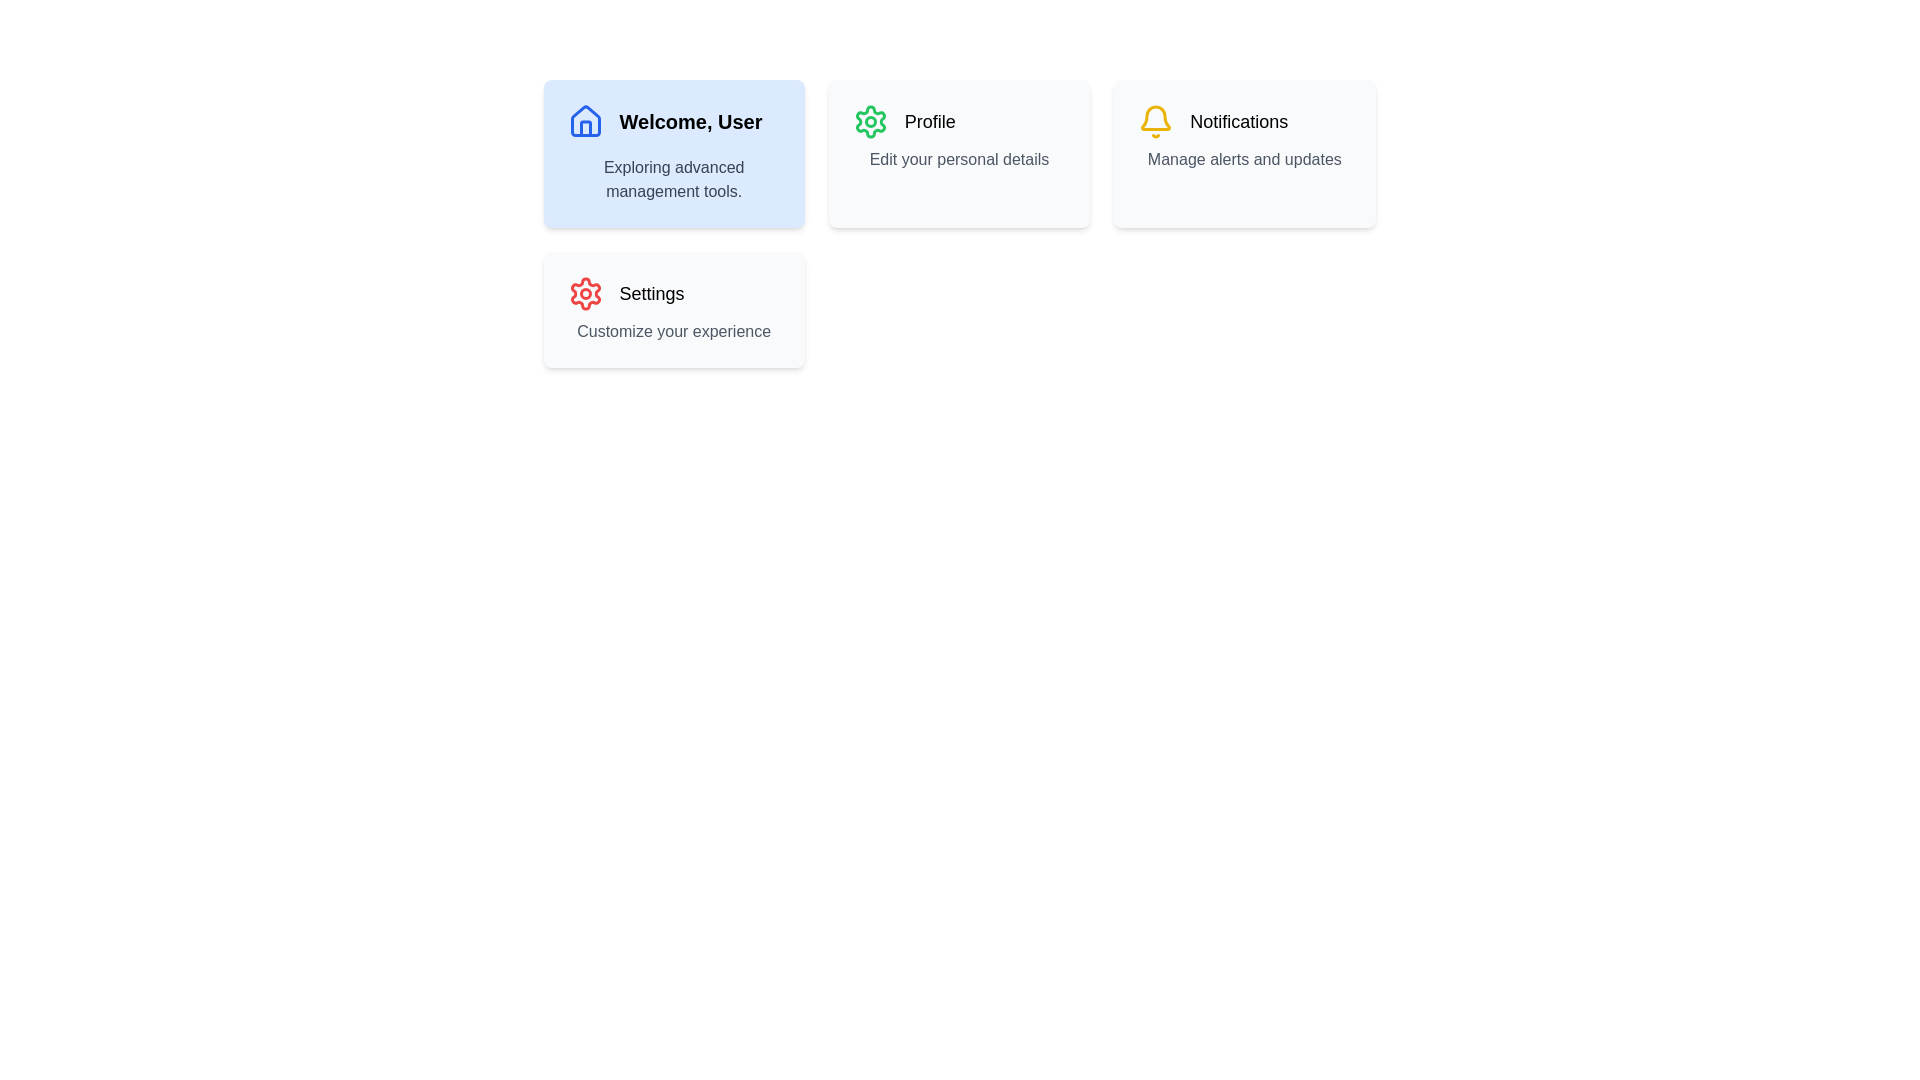 This screenshot has width=1920, height=1080. I want to click on the blue house icon located on the upper left of the 'Welcome, User' card, which is positioned to the left of the text in the card, so click(584, 128).